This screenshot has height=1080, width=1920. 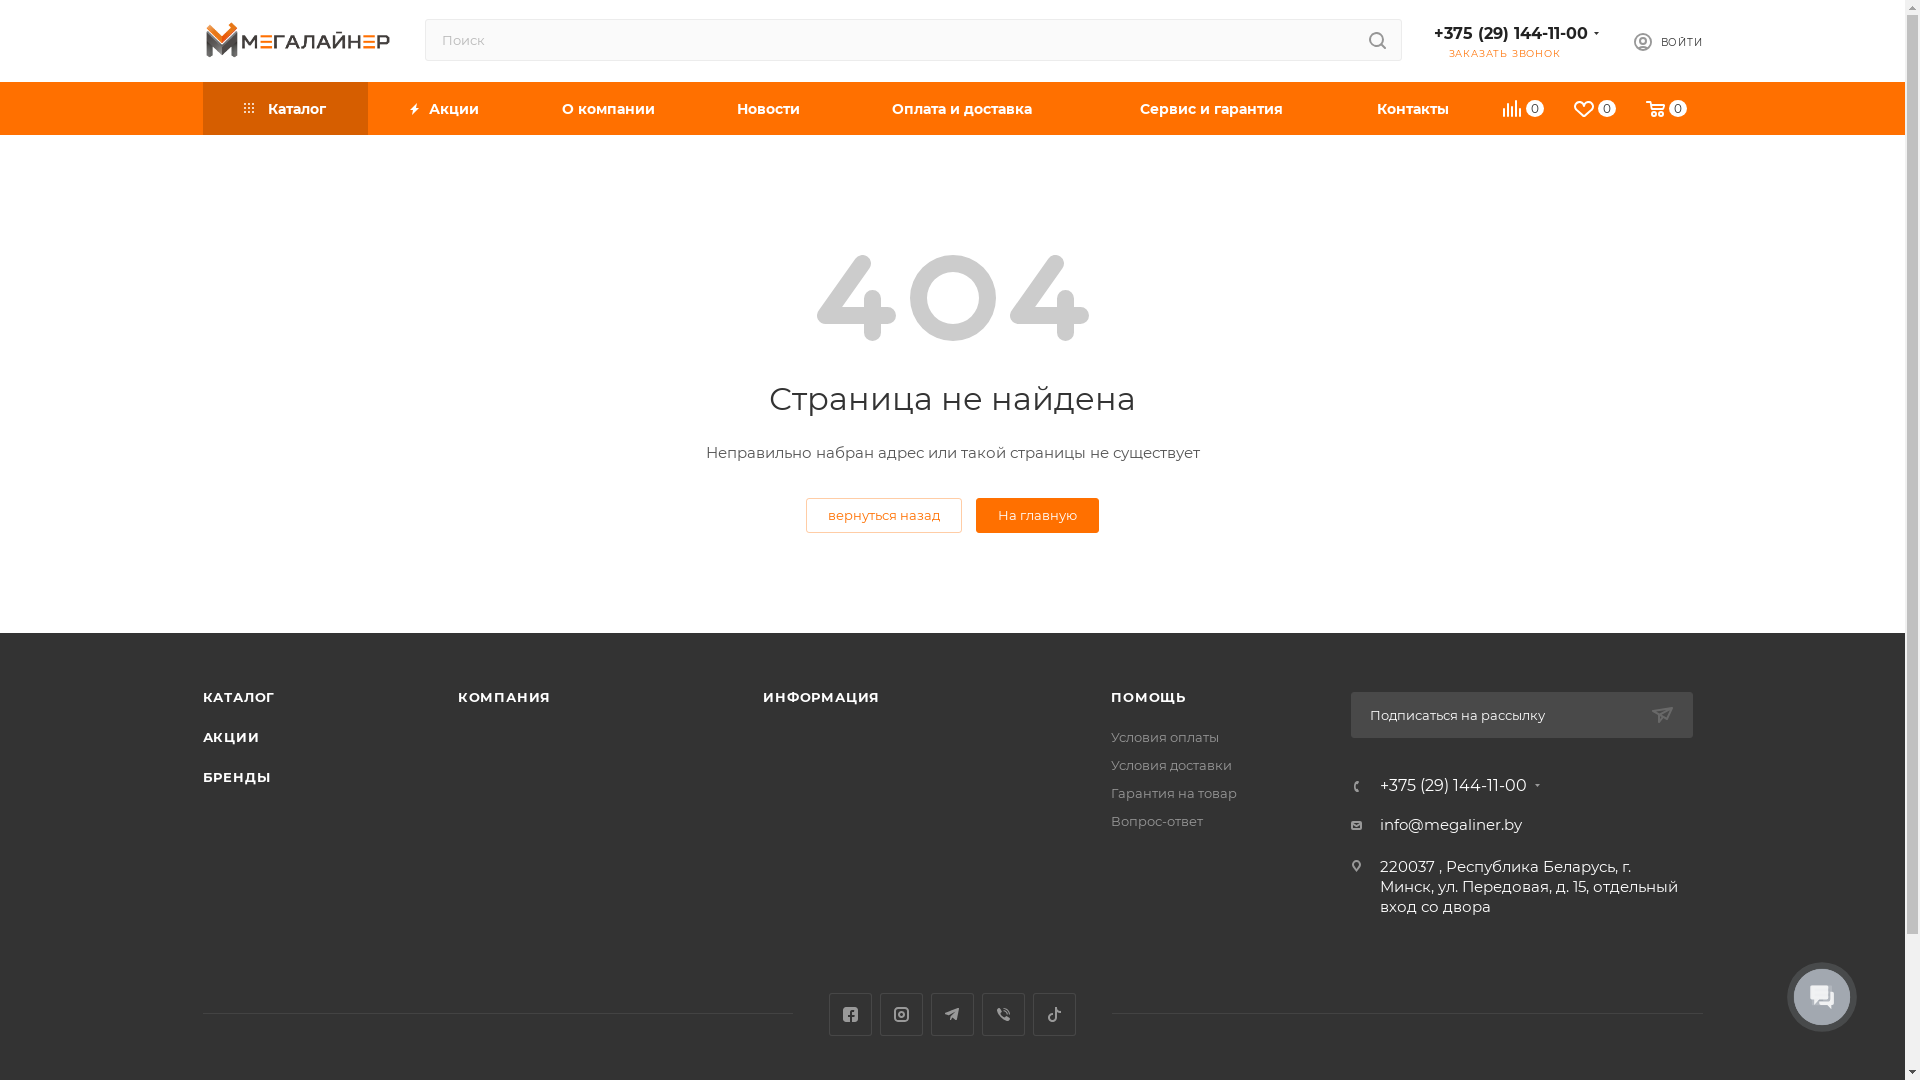 I want to click on 'MEGALINER', so click(x=296, y=39).